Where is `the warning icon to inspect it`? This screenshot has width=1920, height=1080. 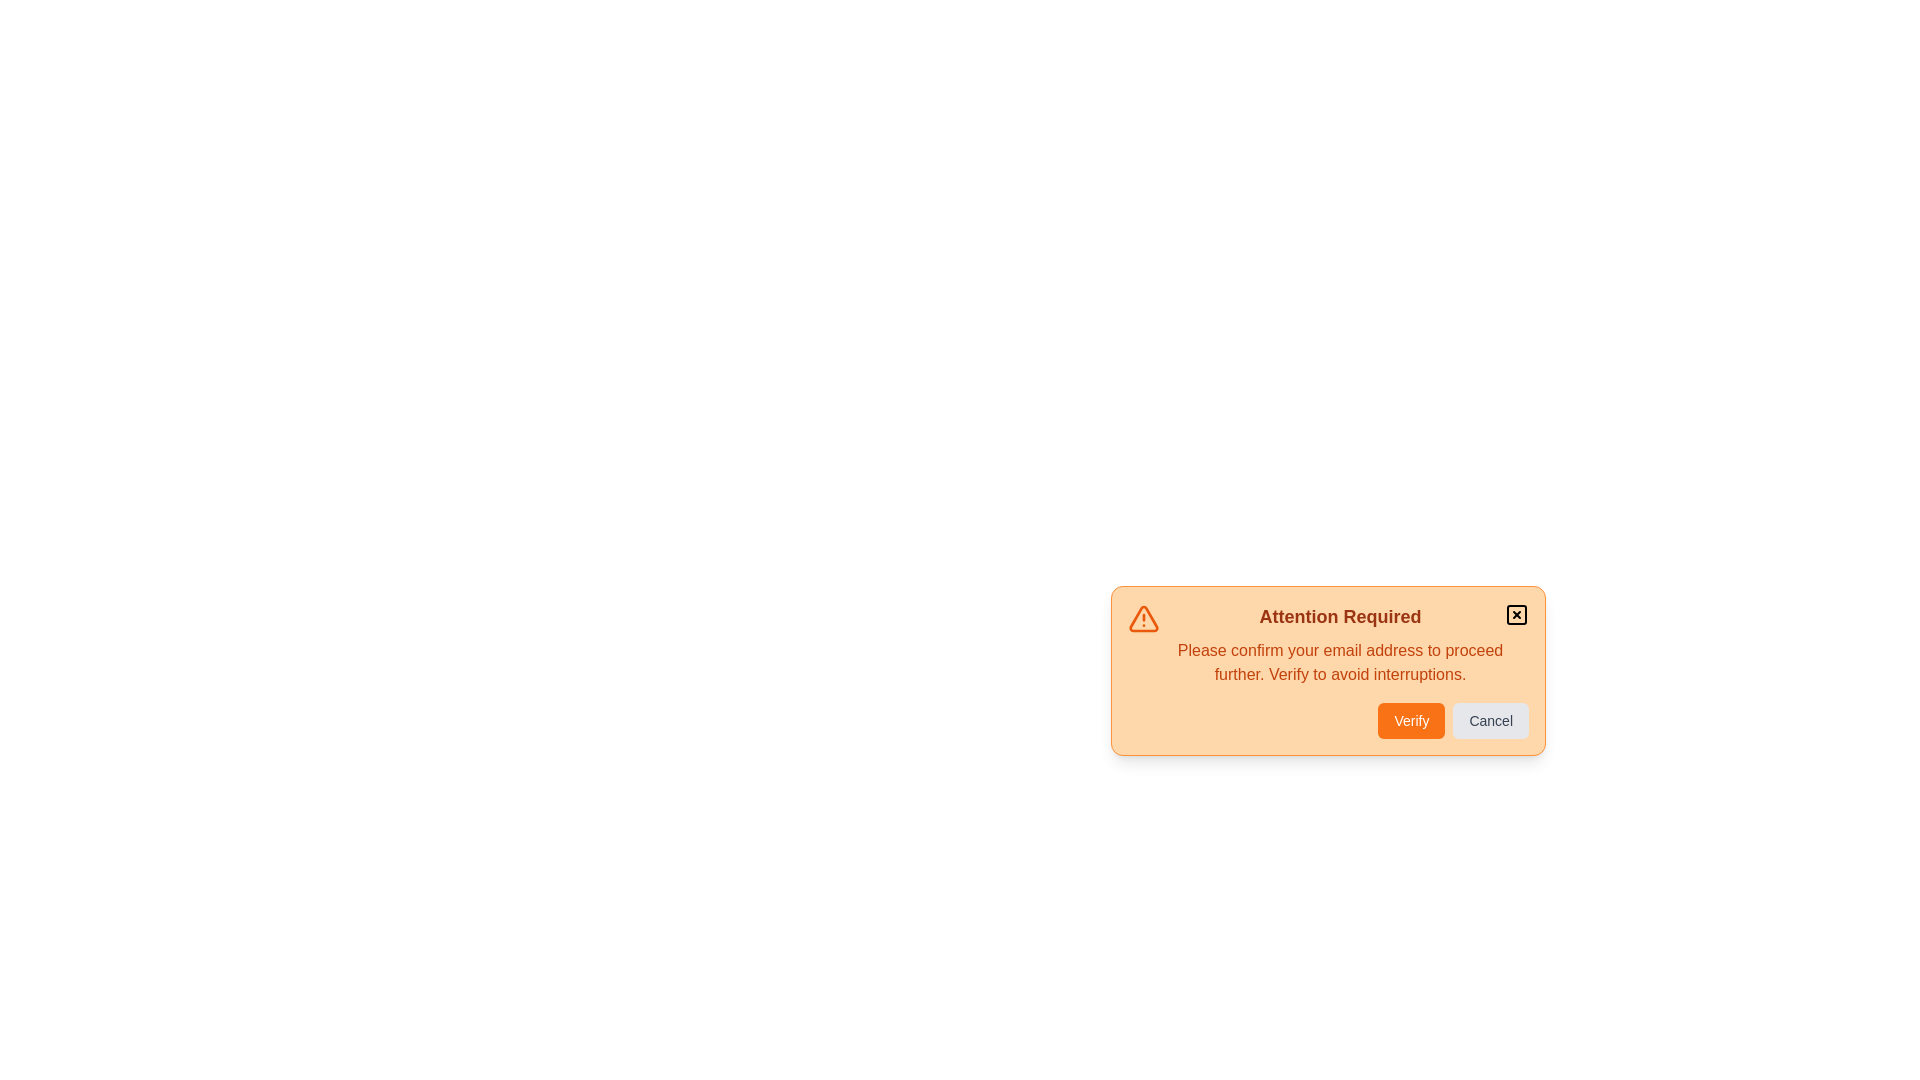 the warning icon to inspect it is located at coordinates (1143, 617).